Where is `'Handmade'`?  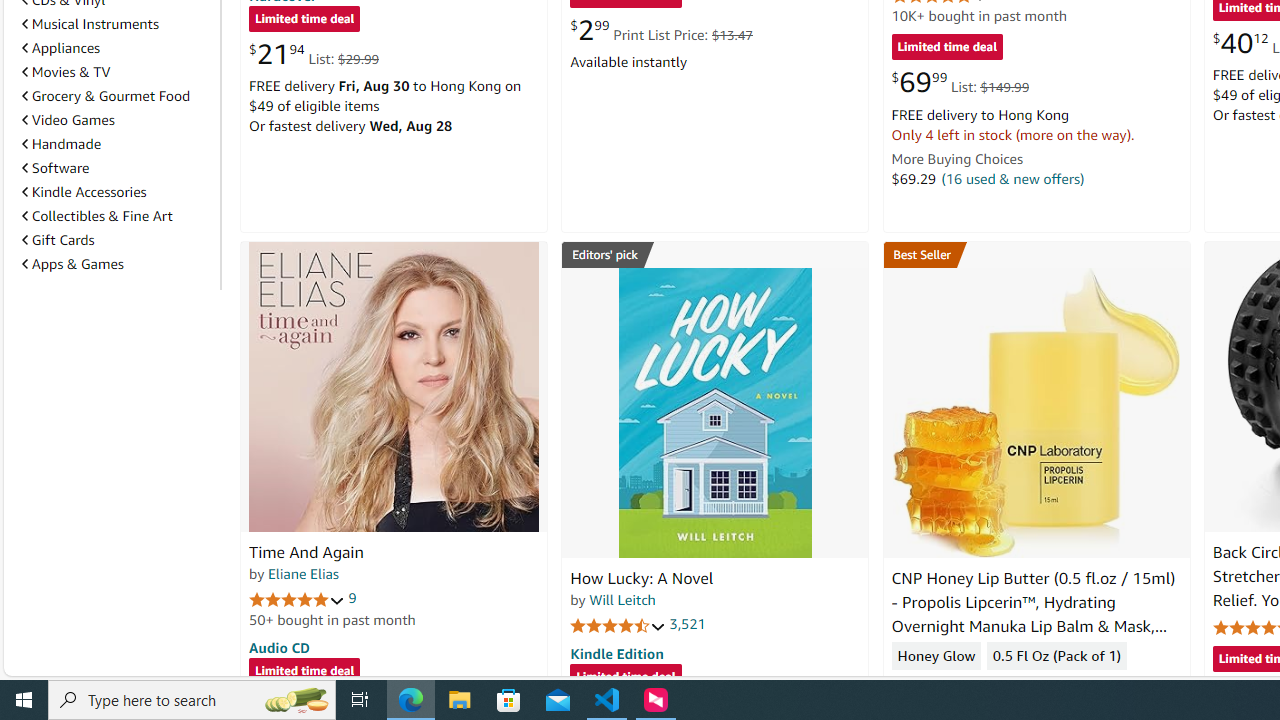 'Handmade' is located at coordinates (62, 143).